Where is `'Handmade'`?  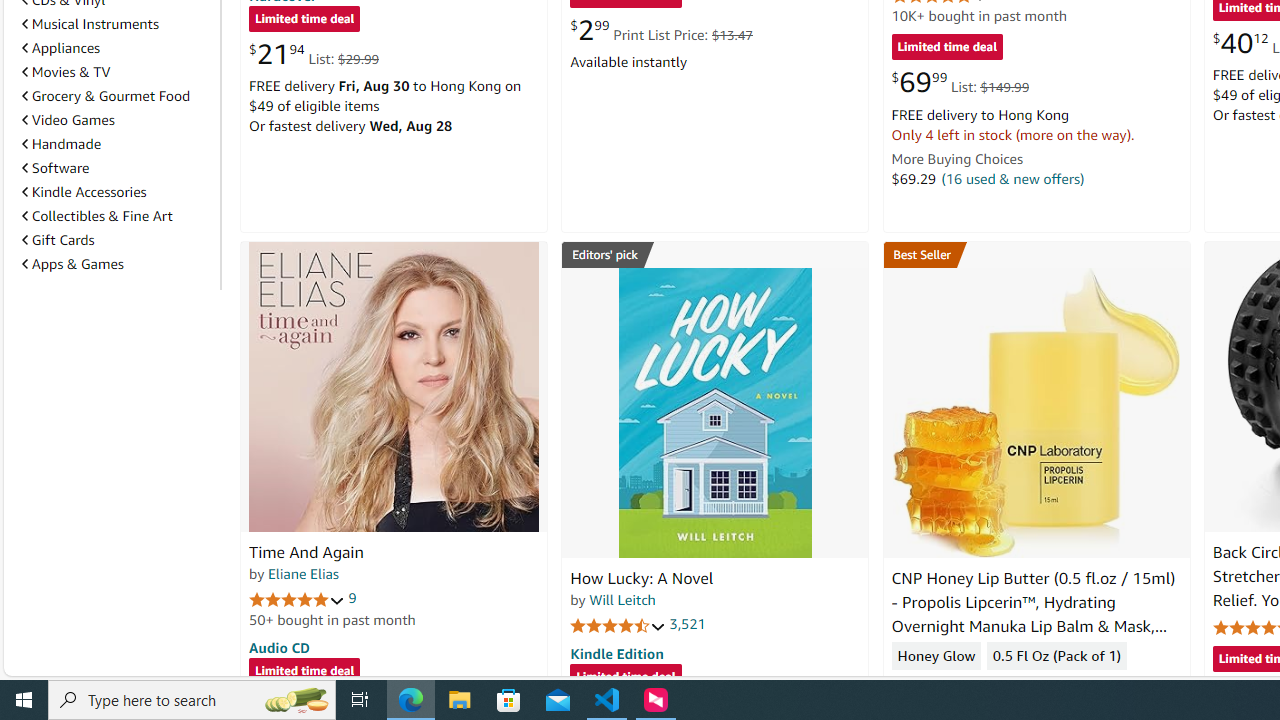 'Handmade' is located at coordinates (62, 143).